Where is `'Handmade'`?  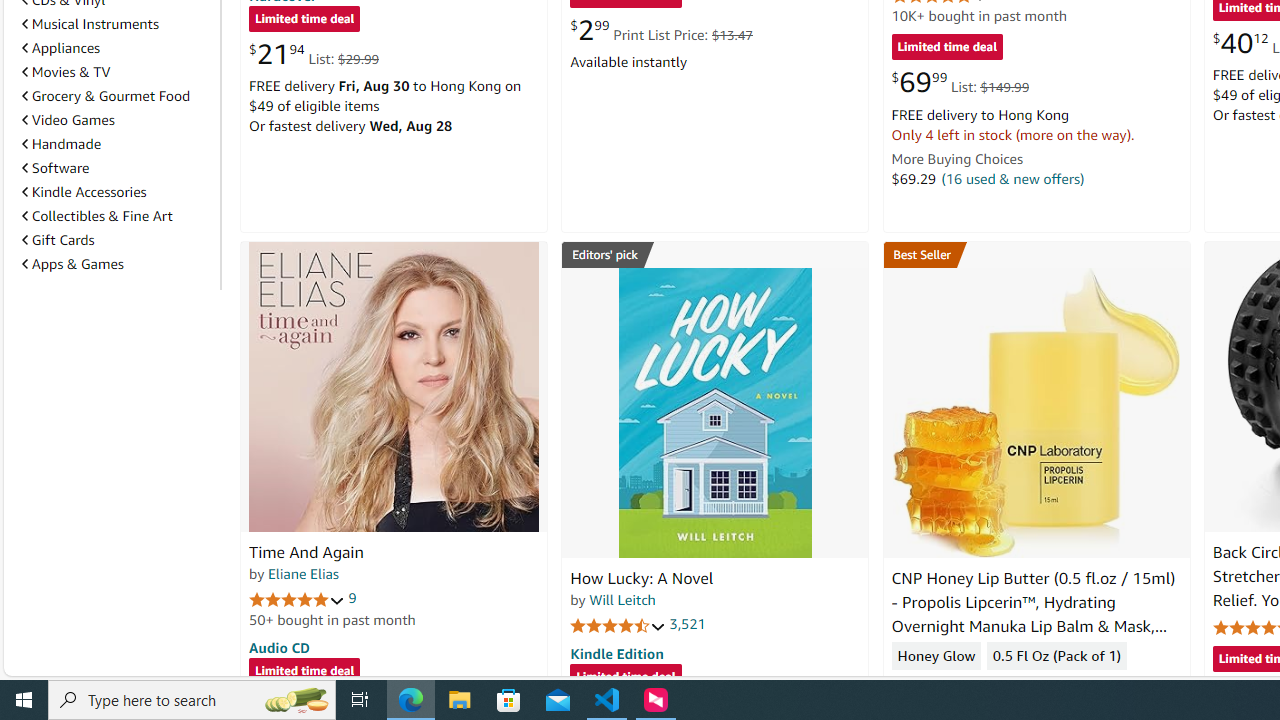 'Handmade' is located at coordinates (62, 143).